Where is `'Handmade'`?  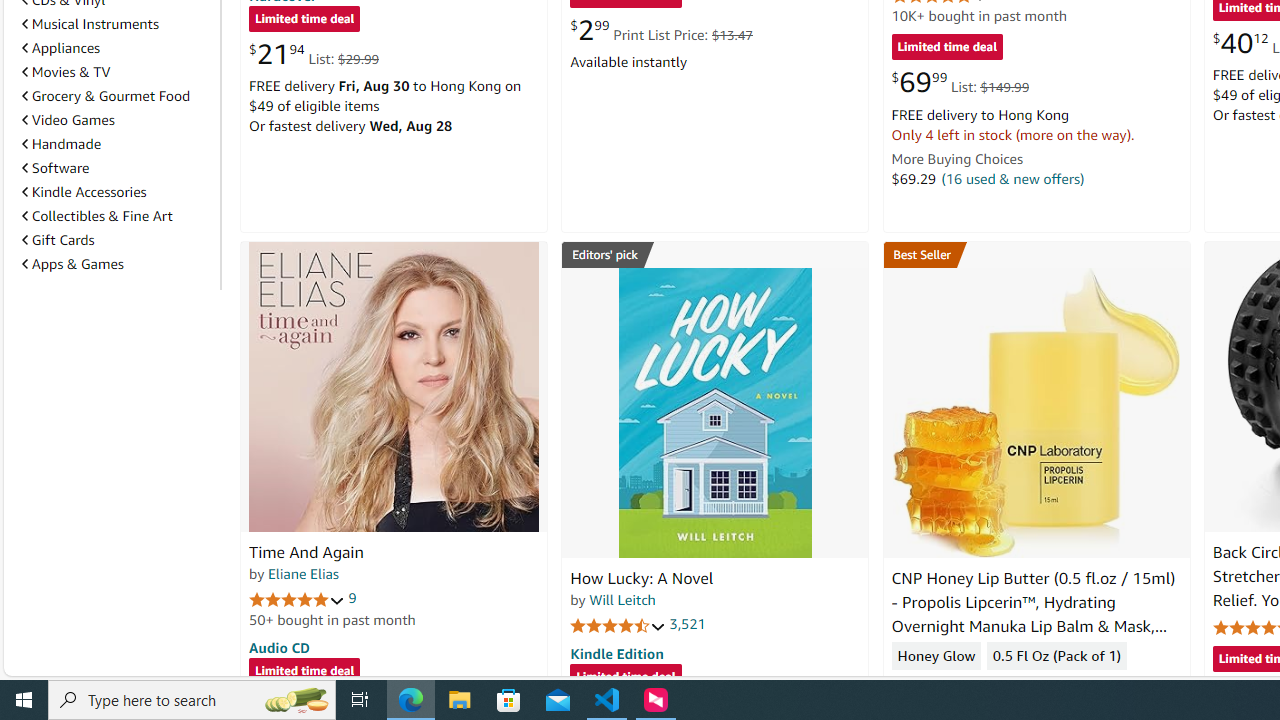 'Handmade' is located at coordinates (62, 143).